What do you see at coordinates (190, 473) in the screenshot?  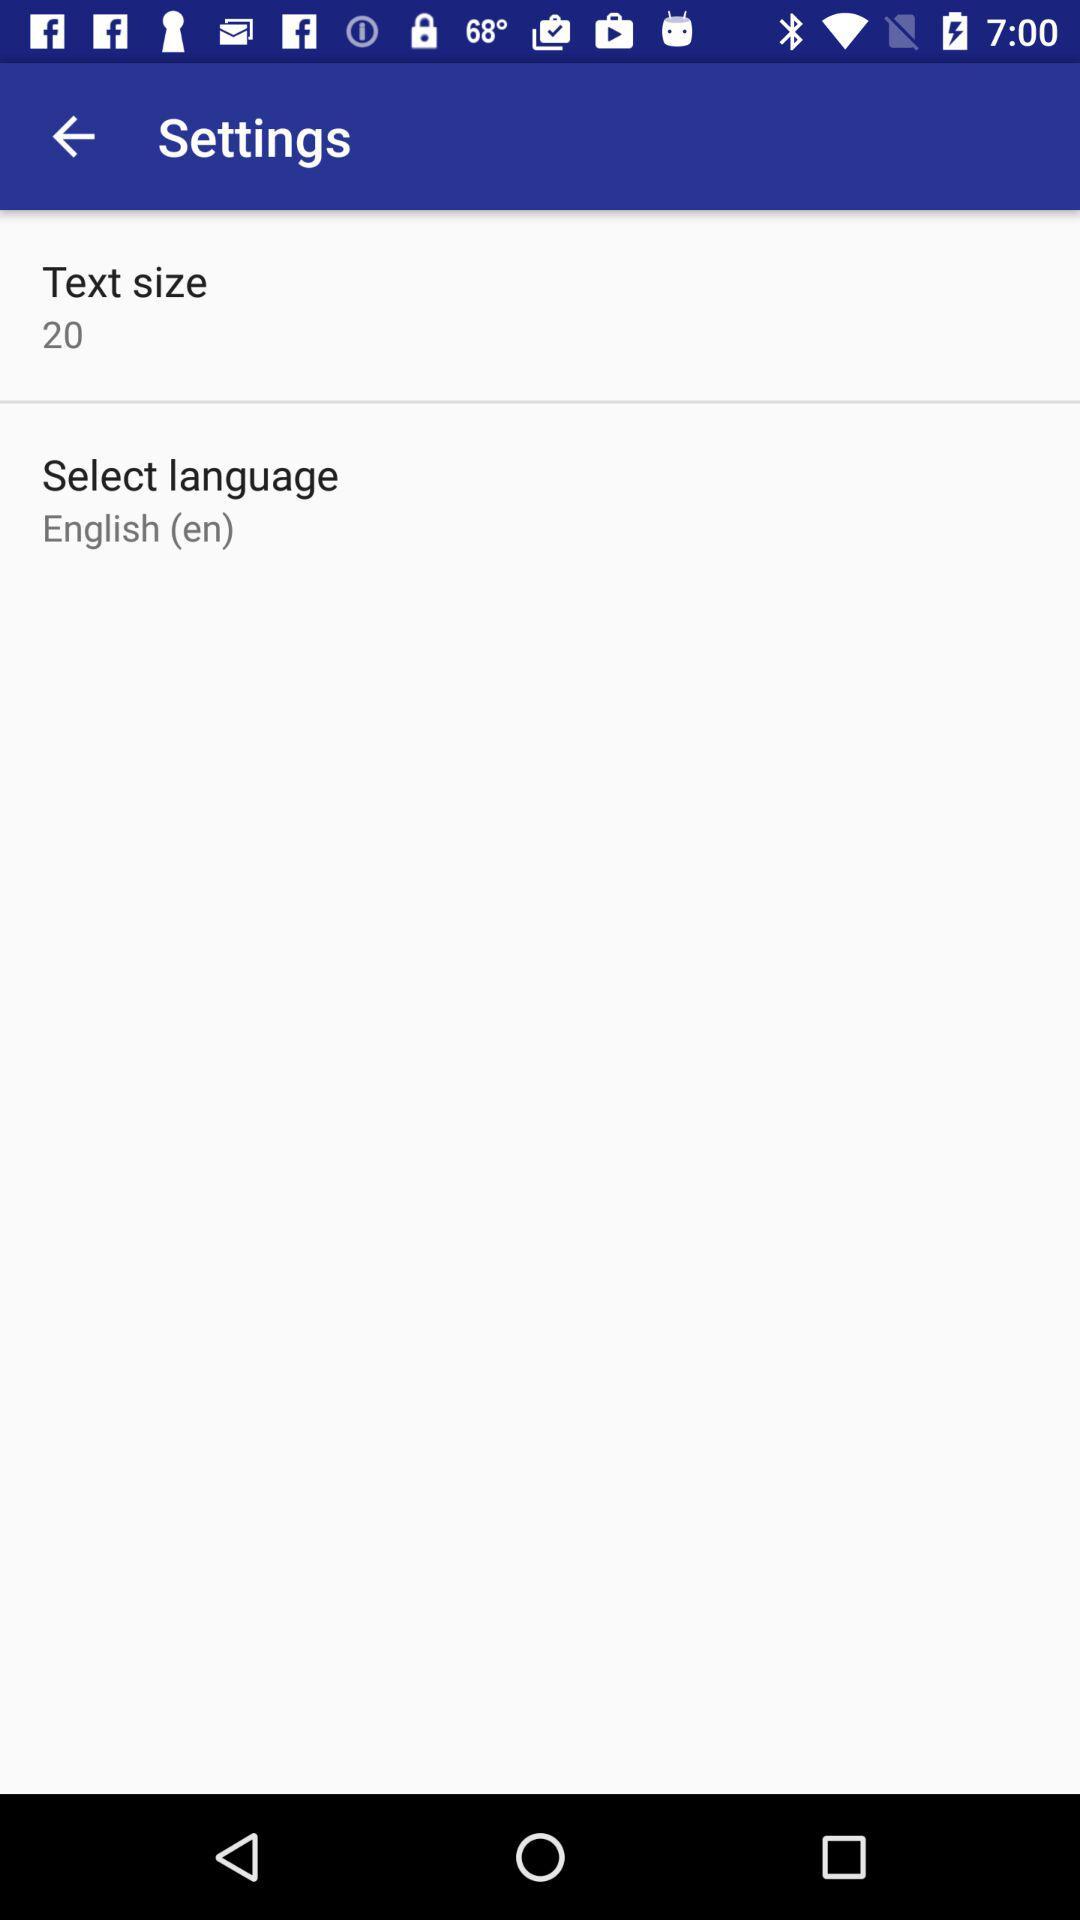 I see `icon above the english (en) item` at bounding box center [190, 473].